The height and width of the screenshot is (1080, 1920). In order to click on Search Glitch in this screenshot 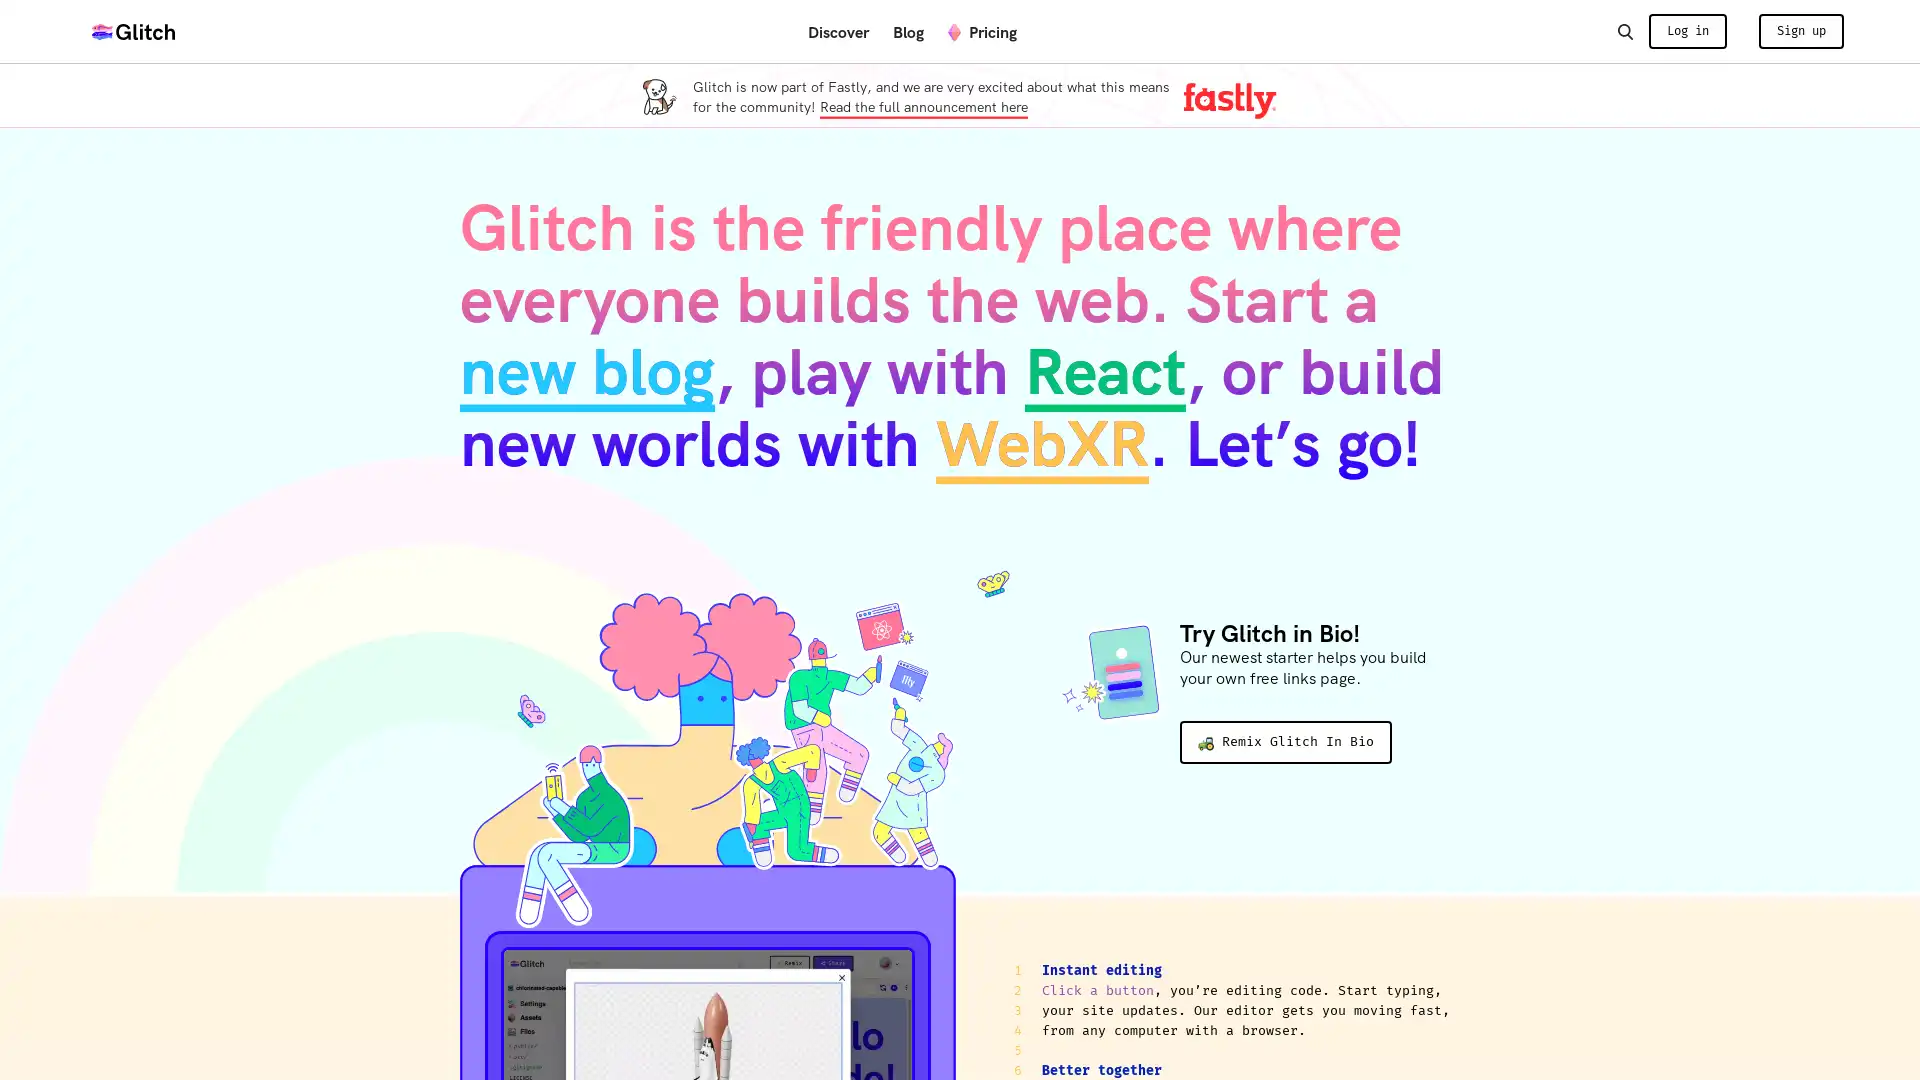, I will do `click(1624, 30)`.